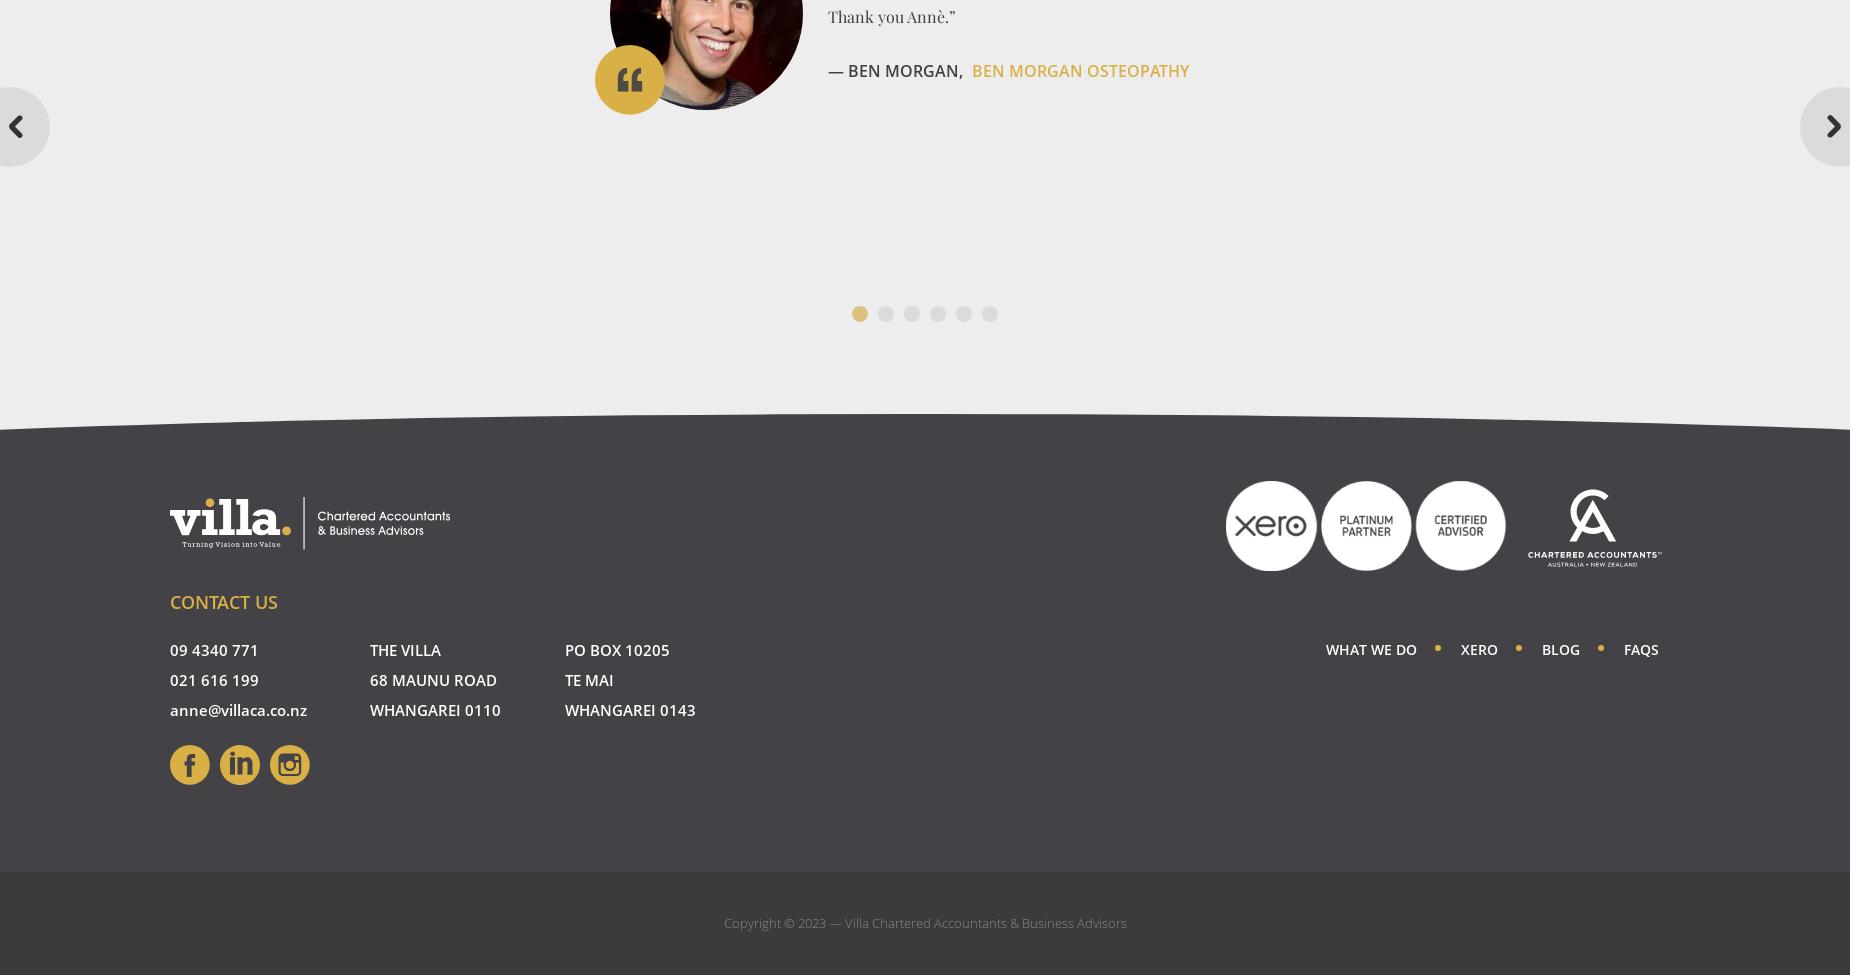 The image size is (1850, 975). I want to click on 'Mason Street Architectural Drafting Ltd', so click(1017, 242).